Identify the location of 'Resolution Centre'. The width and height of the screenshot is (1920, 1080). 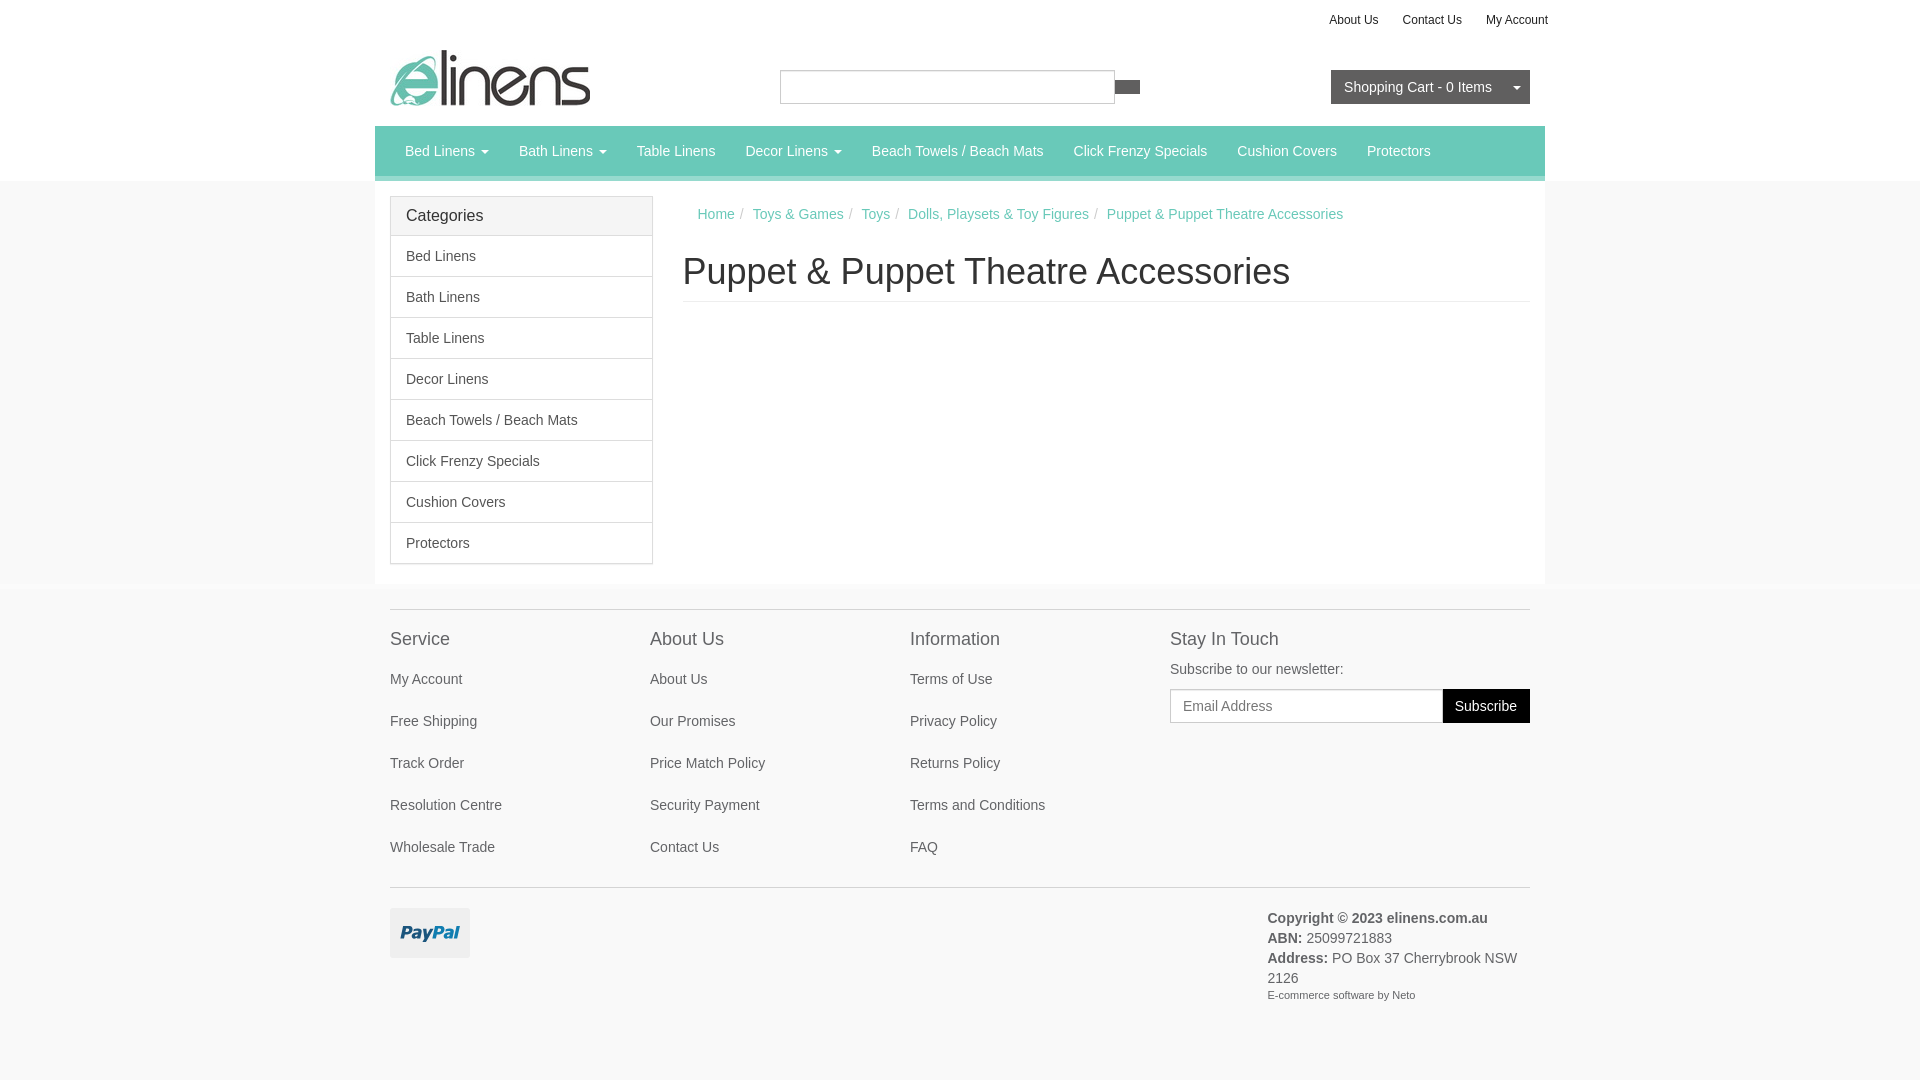
(497, 804).